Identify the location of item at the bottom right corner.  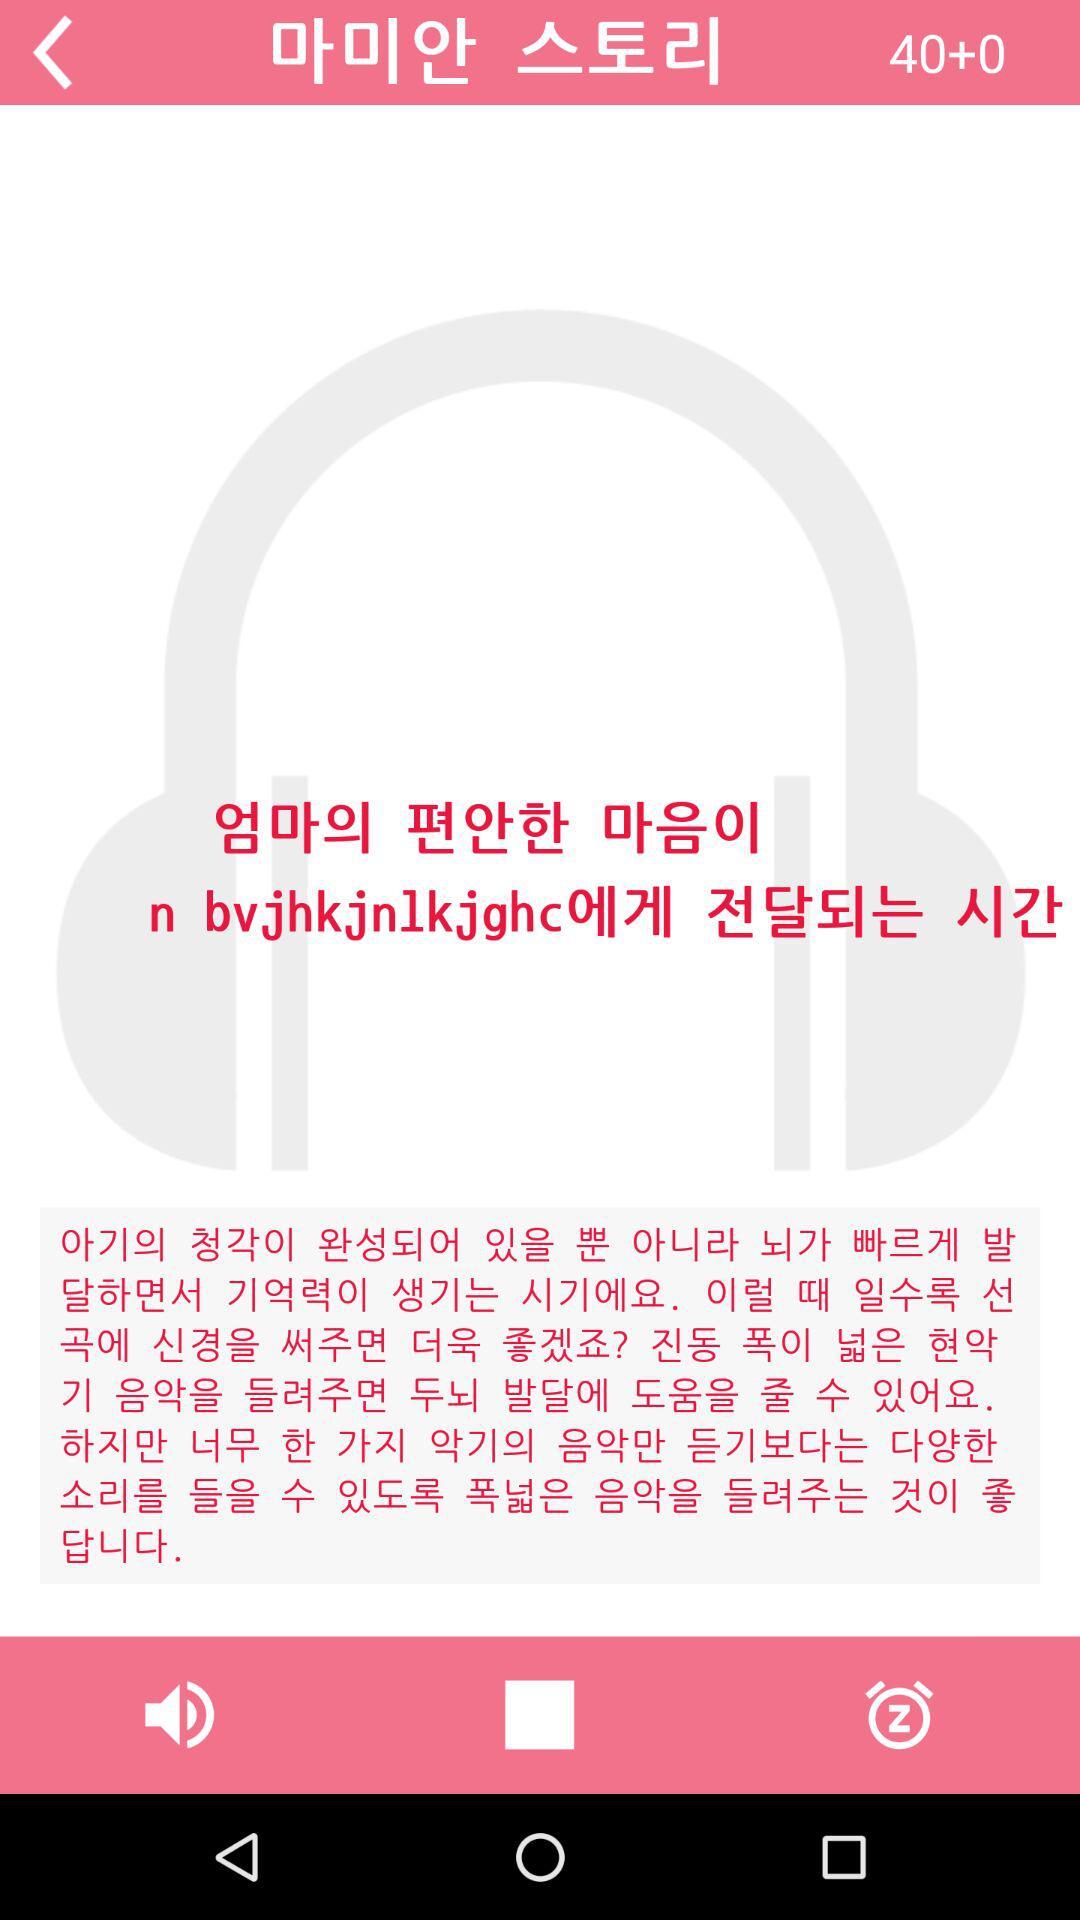
(898, 1713).